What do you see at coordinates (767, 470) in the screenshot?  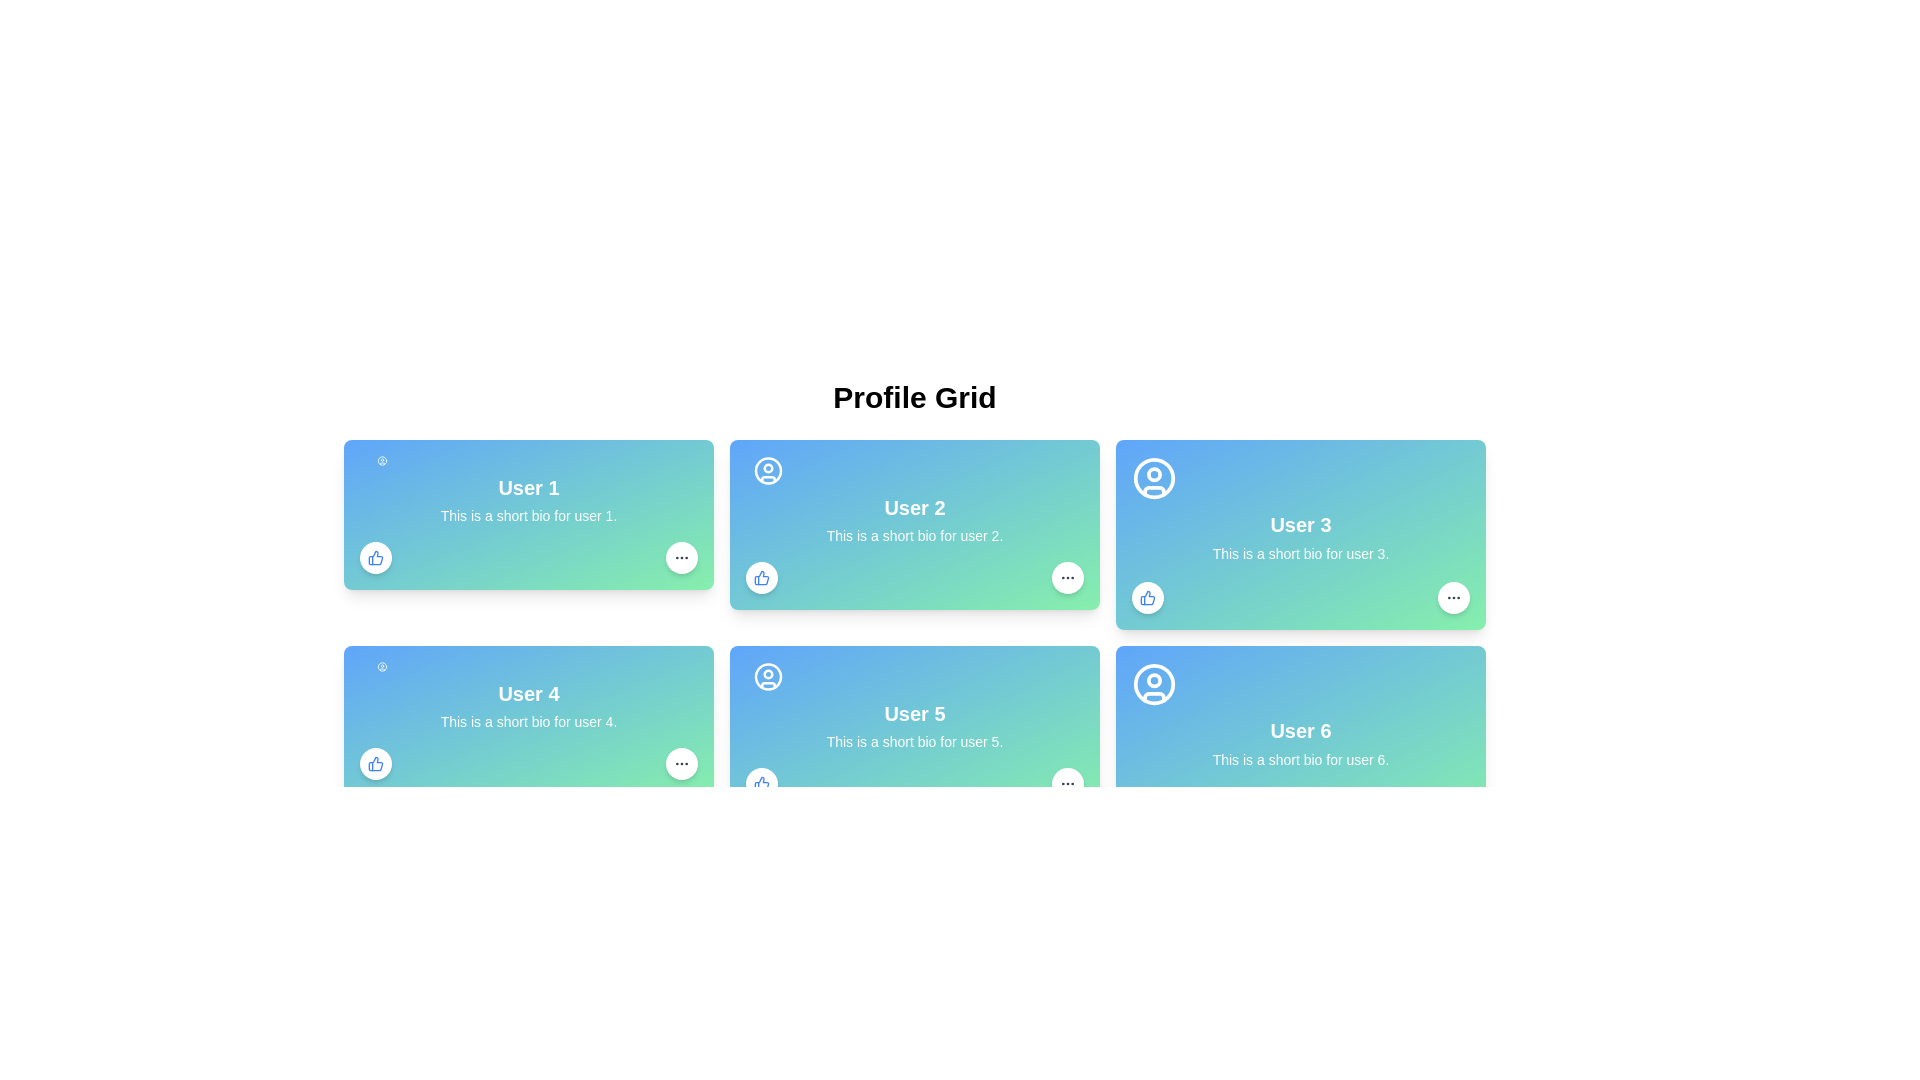 I see `the circular vector graphic representing the user profile` at bounding box center [767, 470].